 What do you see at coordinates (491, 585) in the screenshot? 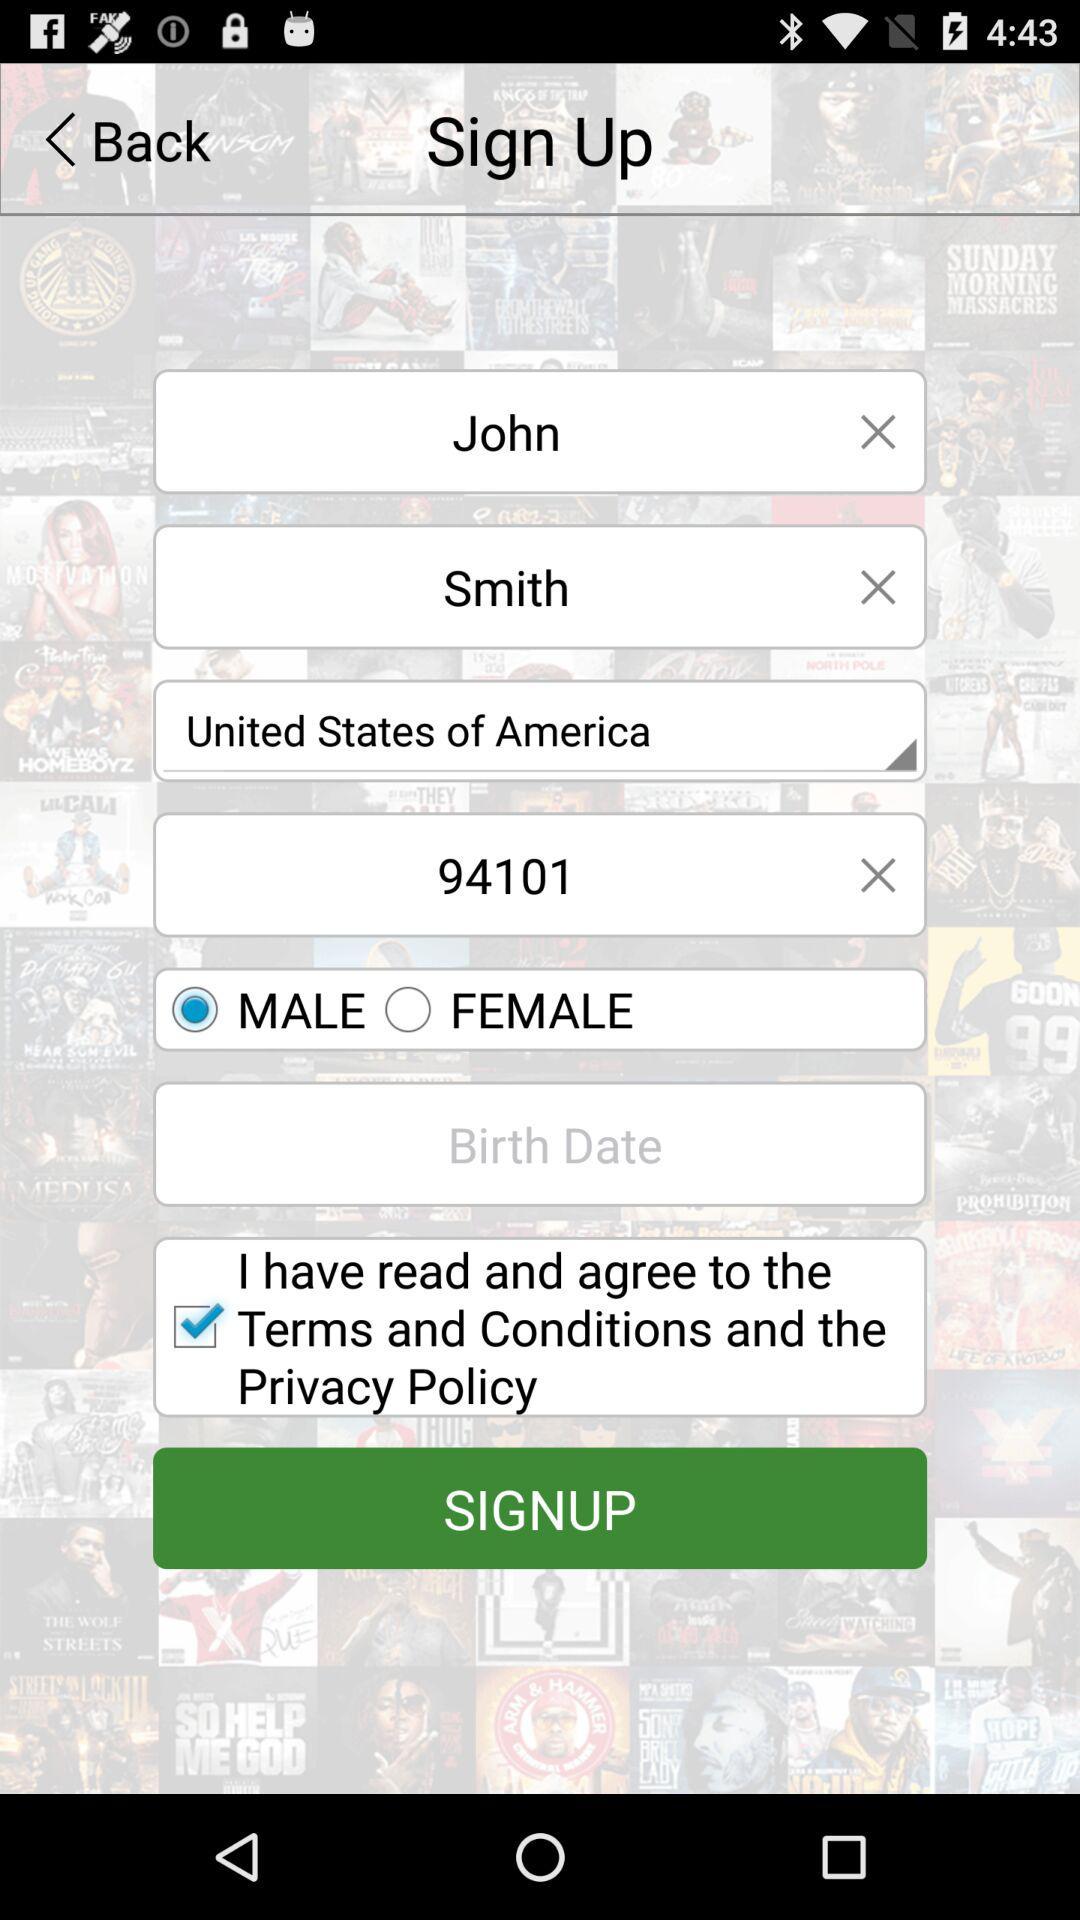
I see `smith text option below john` at bounding box center [491, 585].